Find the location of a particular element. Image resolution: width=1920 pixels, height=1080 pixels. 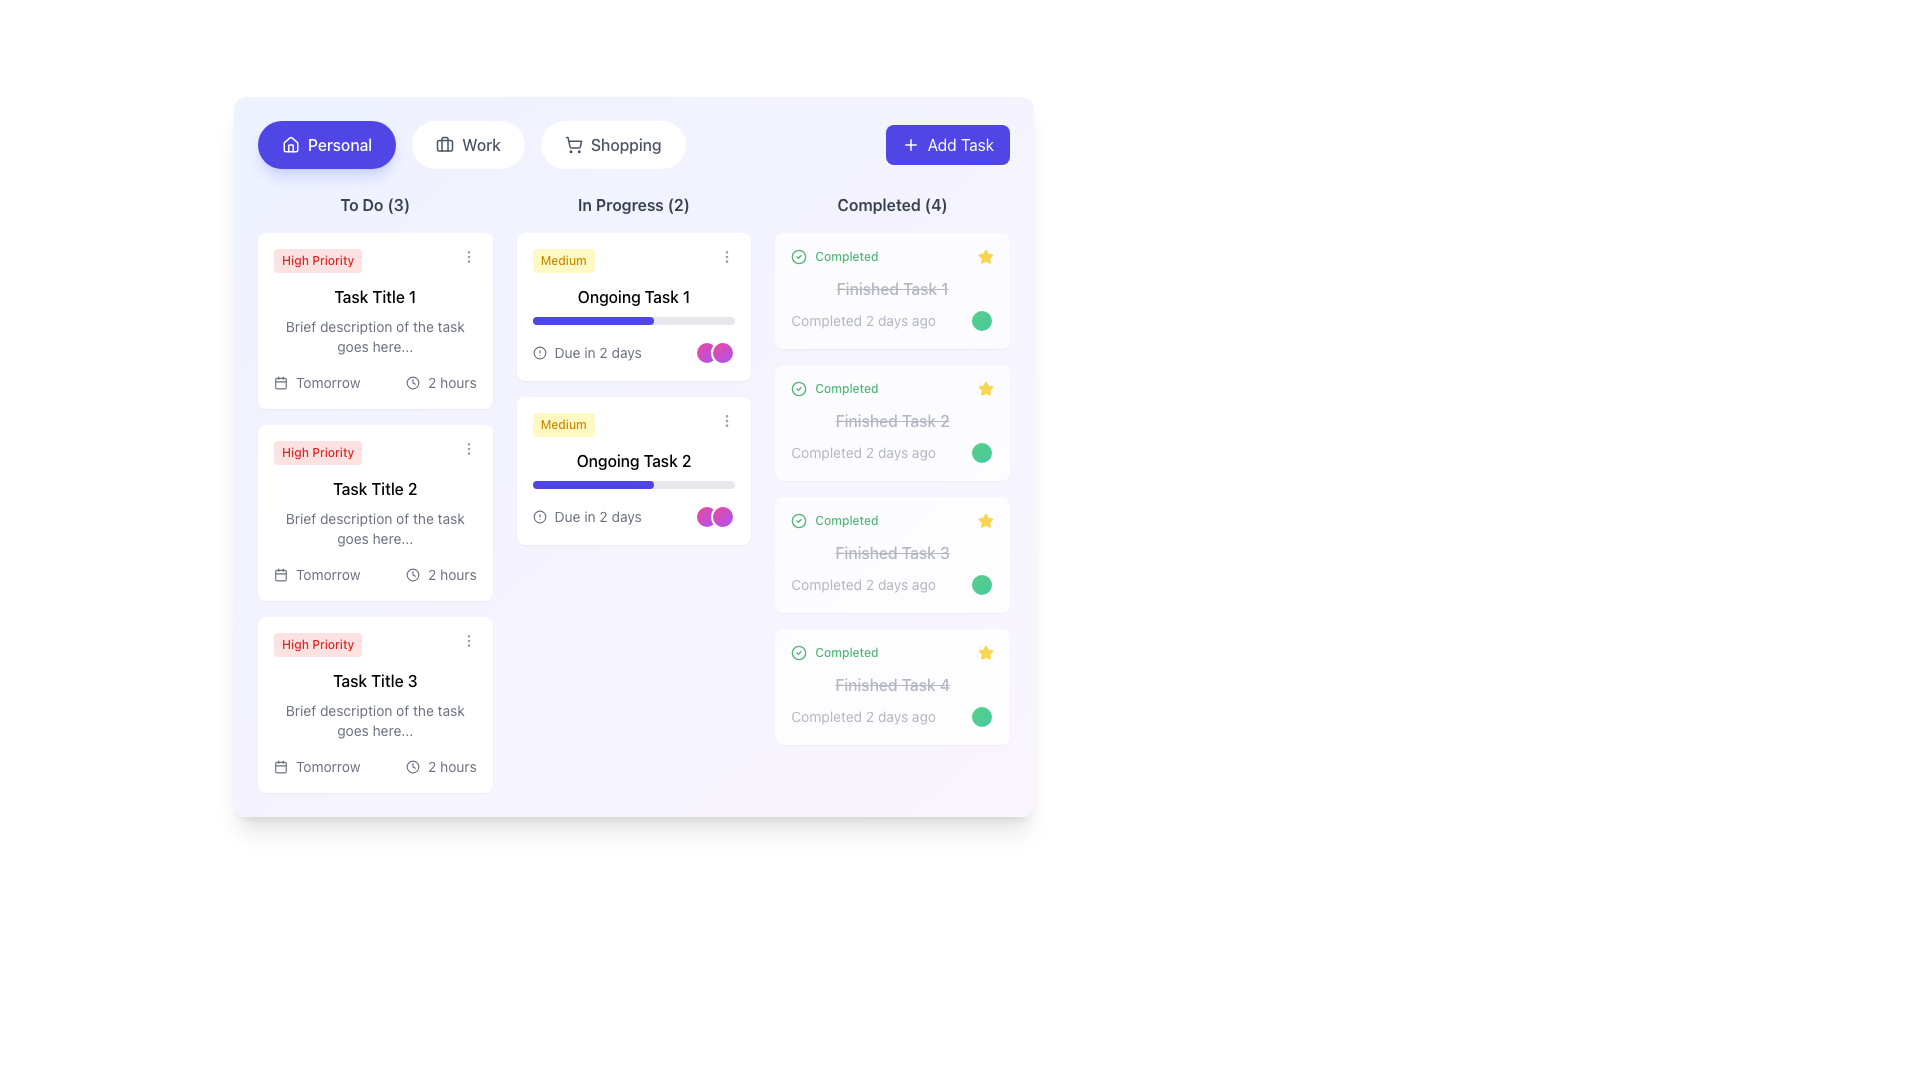

the displayed information from the Label with a clock icon and text reading '2 hours' located at the bottom-right of the 'Task Title 3' card in the 'To Do' section is located at coordinates (440, 766).